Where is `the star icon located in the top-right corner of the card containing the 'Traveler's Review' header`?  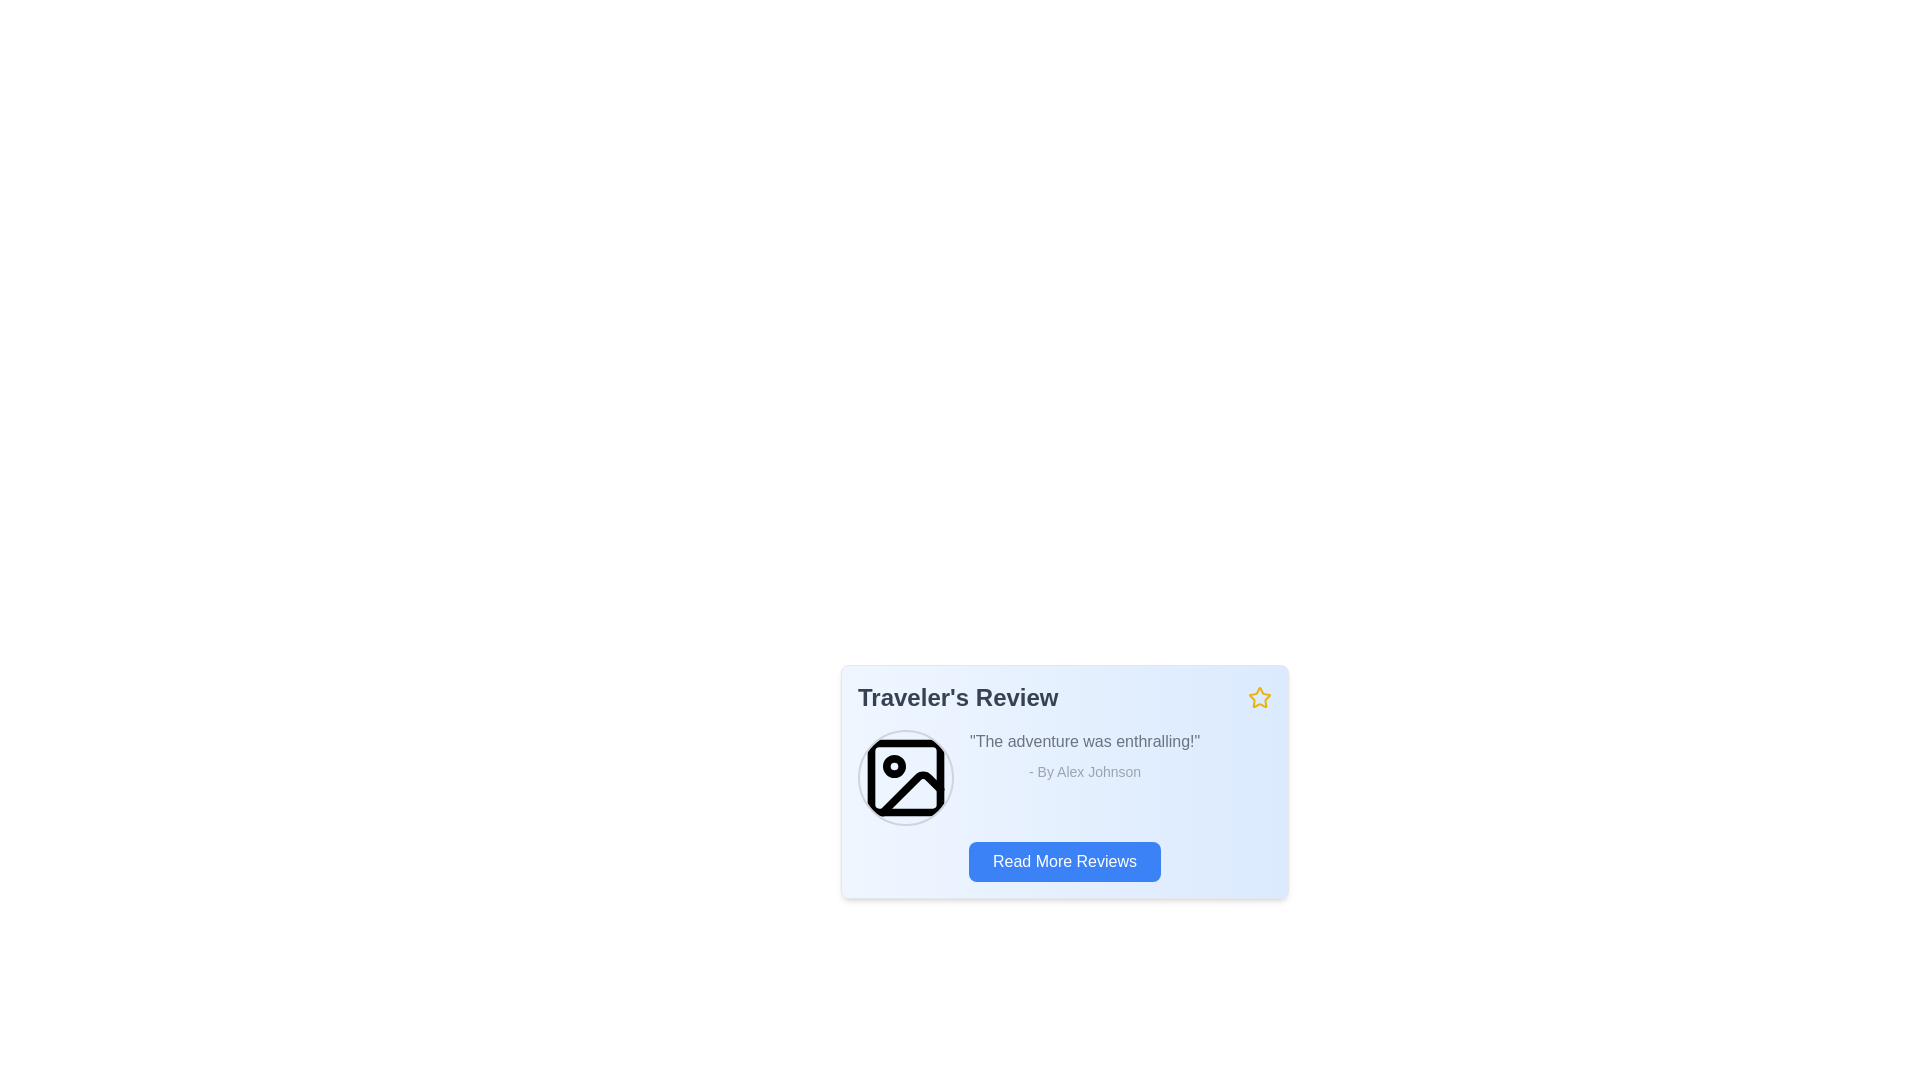 the star icon located in the top-right corner of the card containing the 'Traveler's Review' header is located at coordinates (1258, 697).